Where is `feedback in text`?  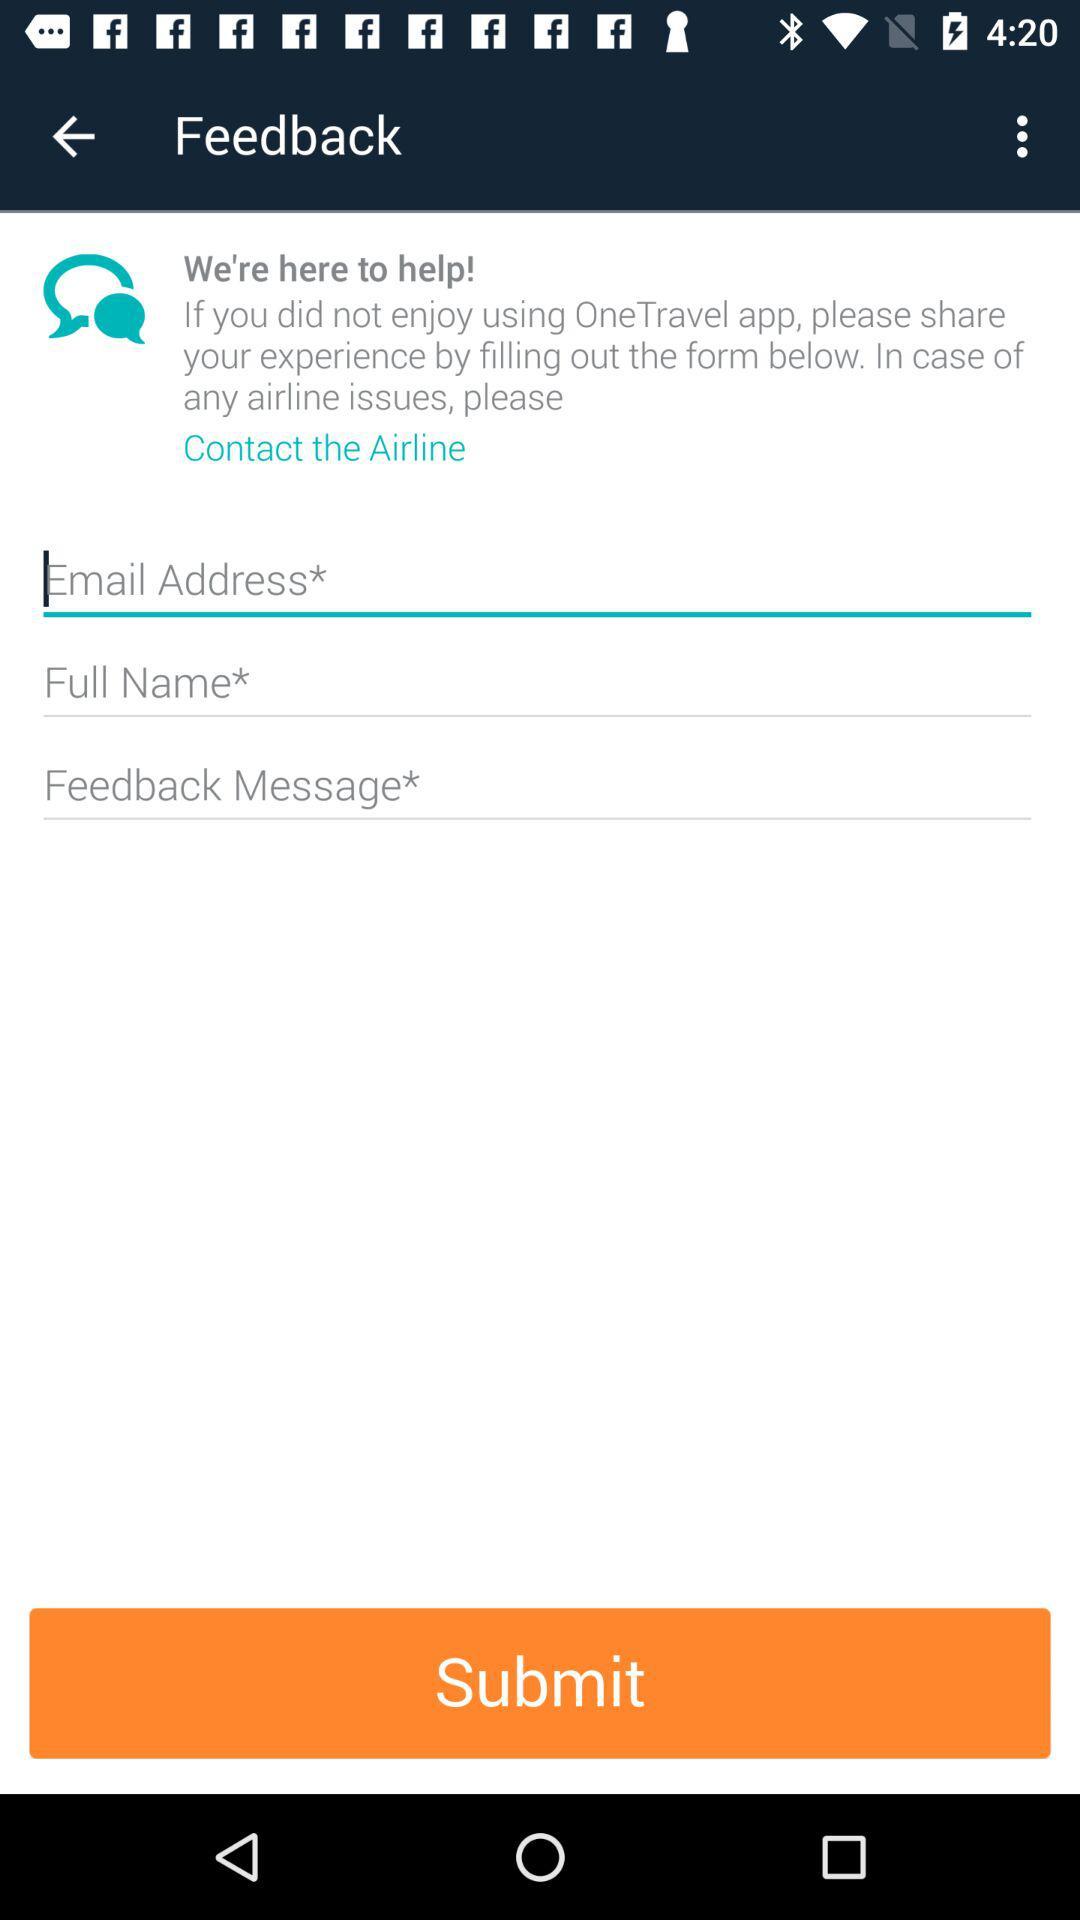
feedback in text is located at coordinates (536, 792).